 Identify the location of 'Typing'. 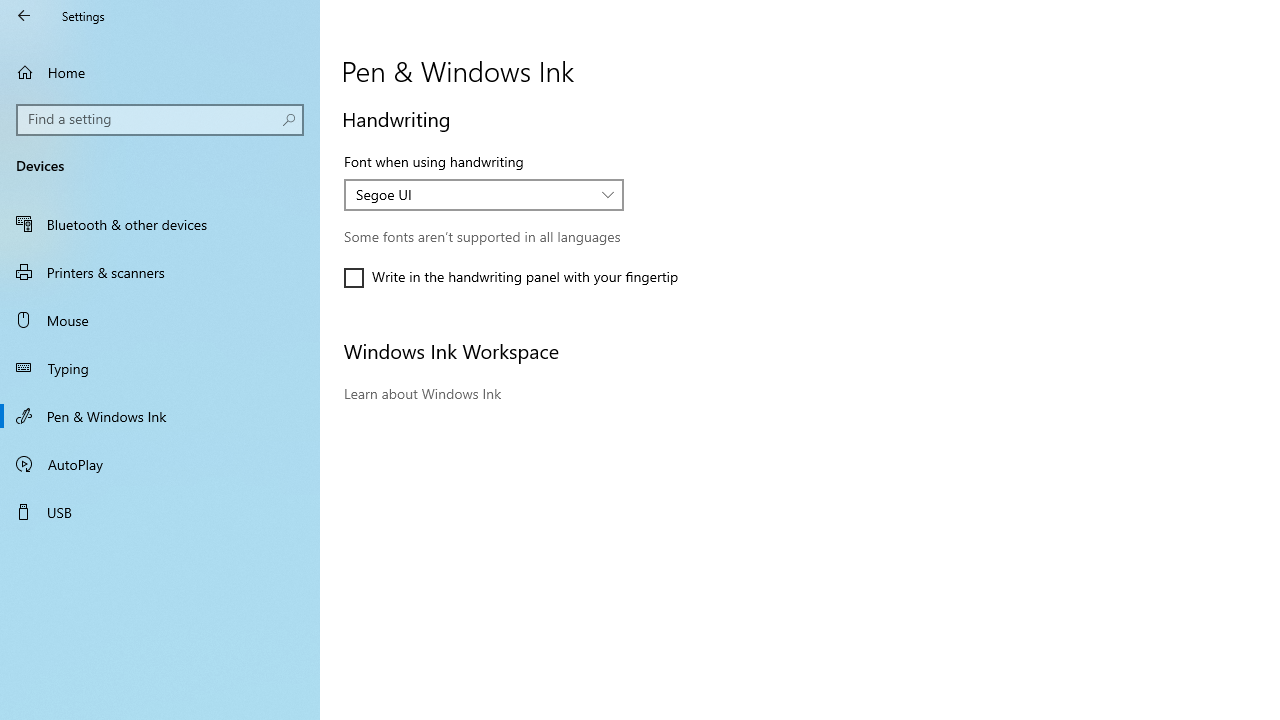
(160, 367).